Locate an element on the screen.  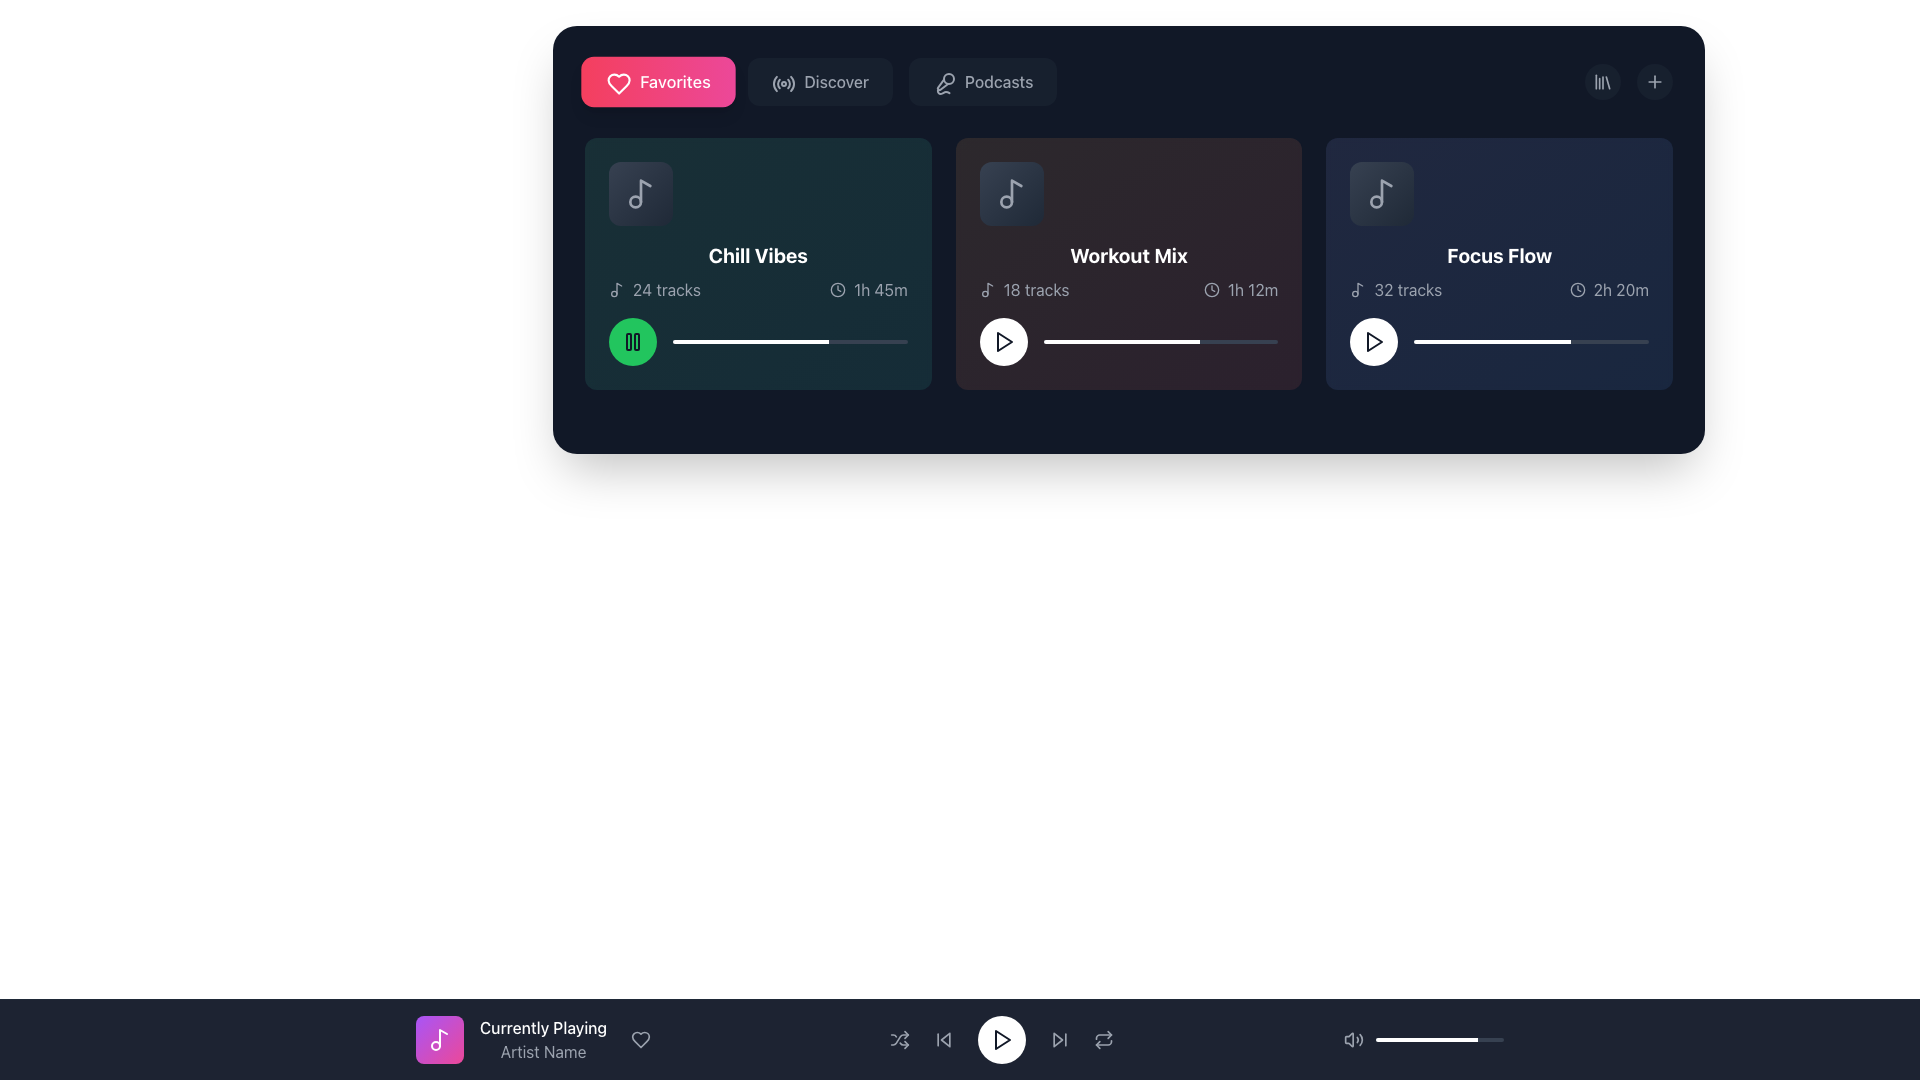
the 'Podcasts' button, which is styled with a dark background, lighter text, and features a microphone icon is located at coordinates (983, 80).